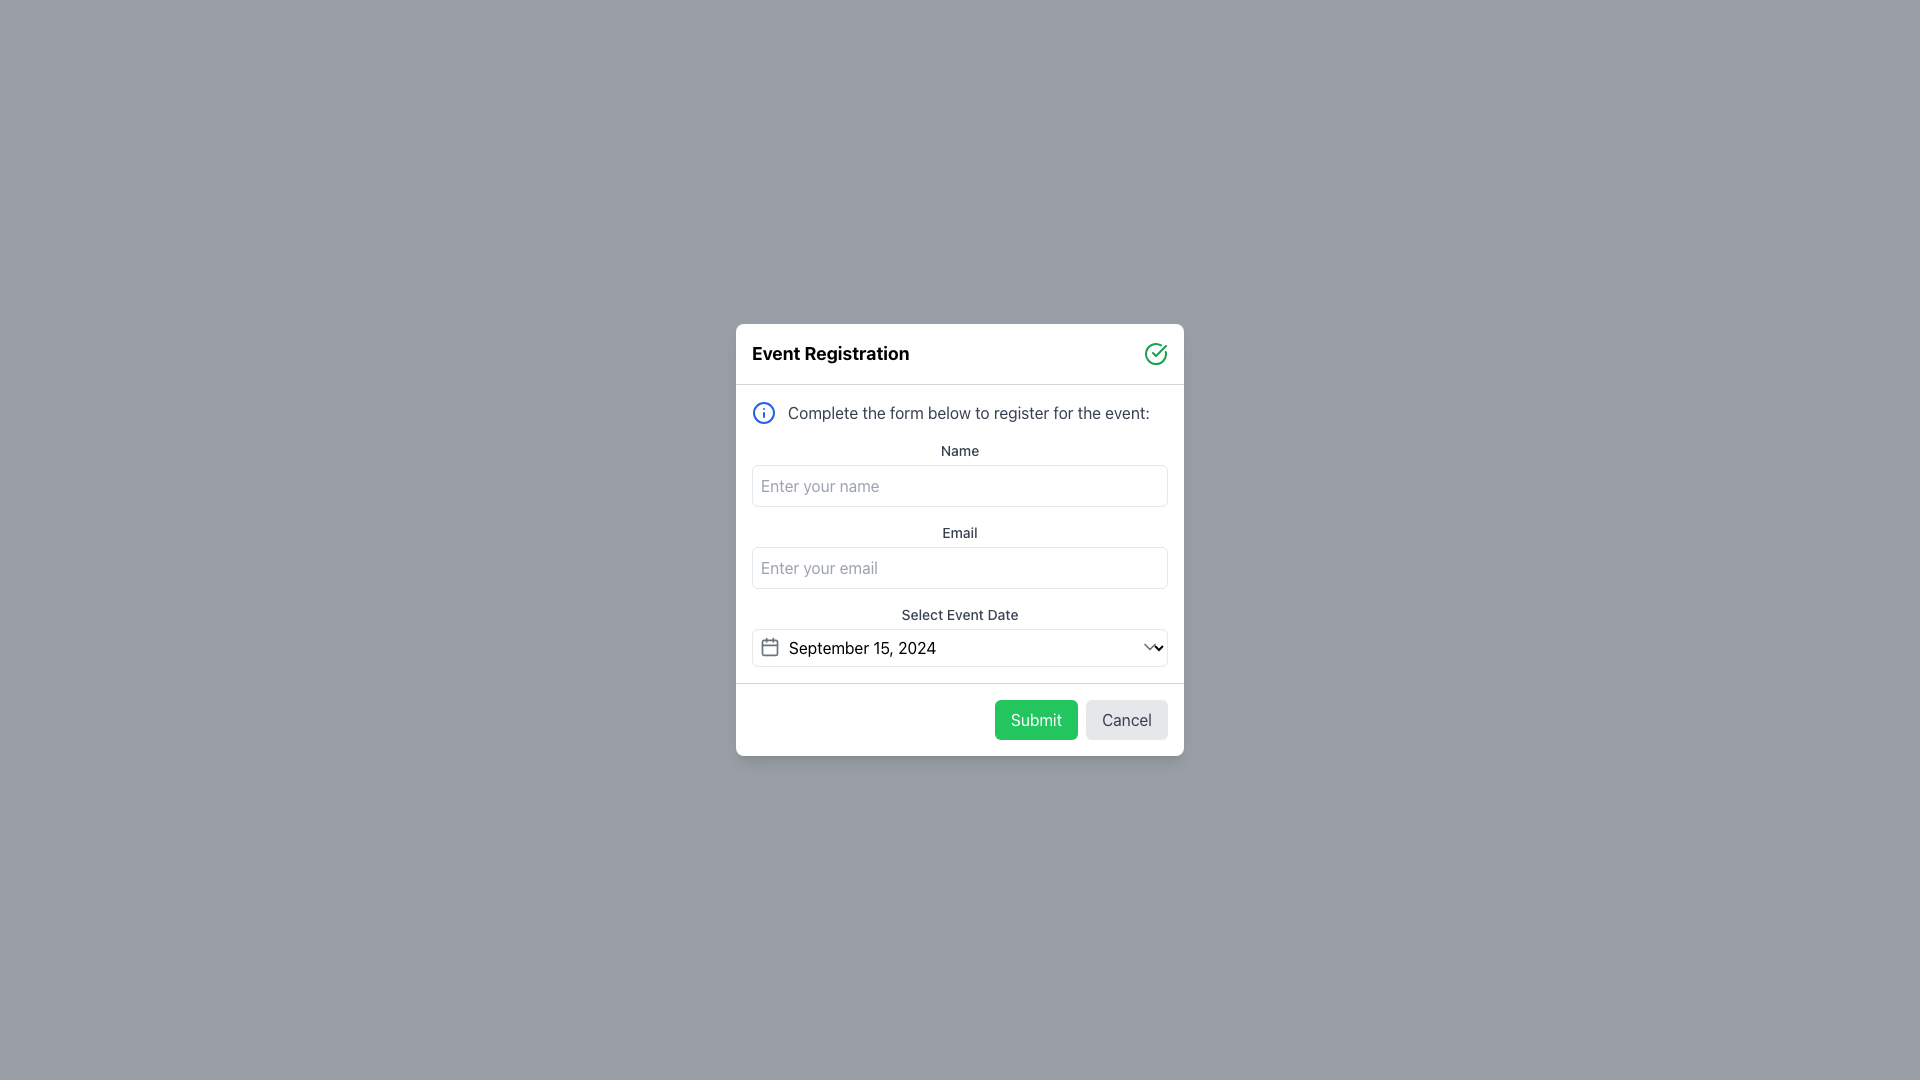  What do you see at coordinates (1156, 353) in the screenshot?
I see `the icon located in the upper-right corner of the 'Event Registration' header section` at bounding box center [1156, 353].